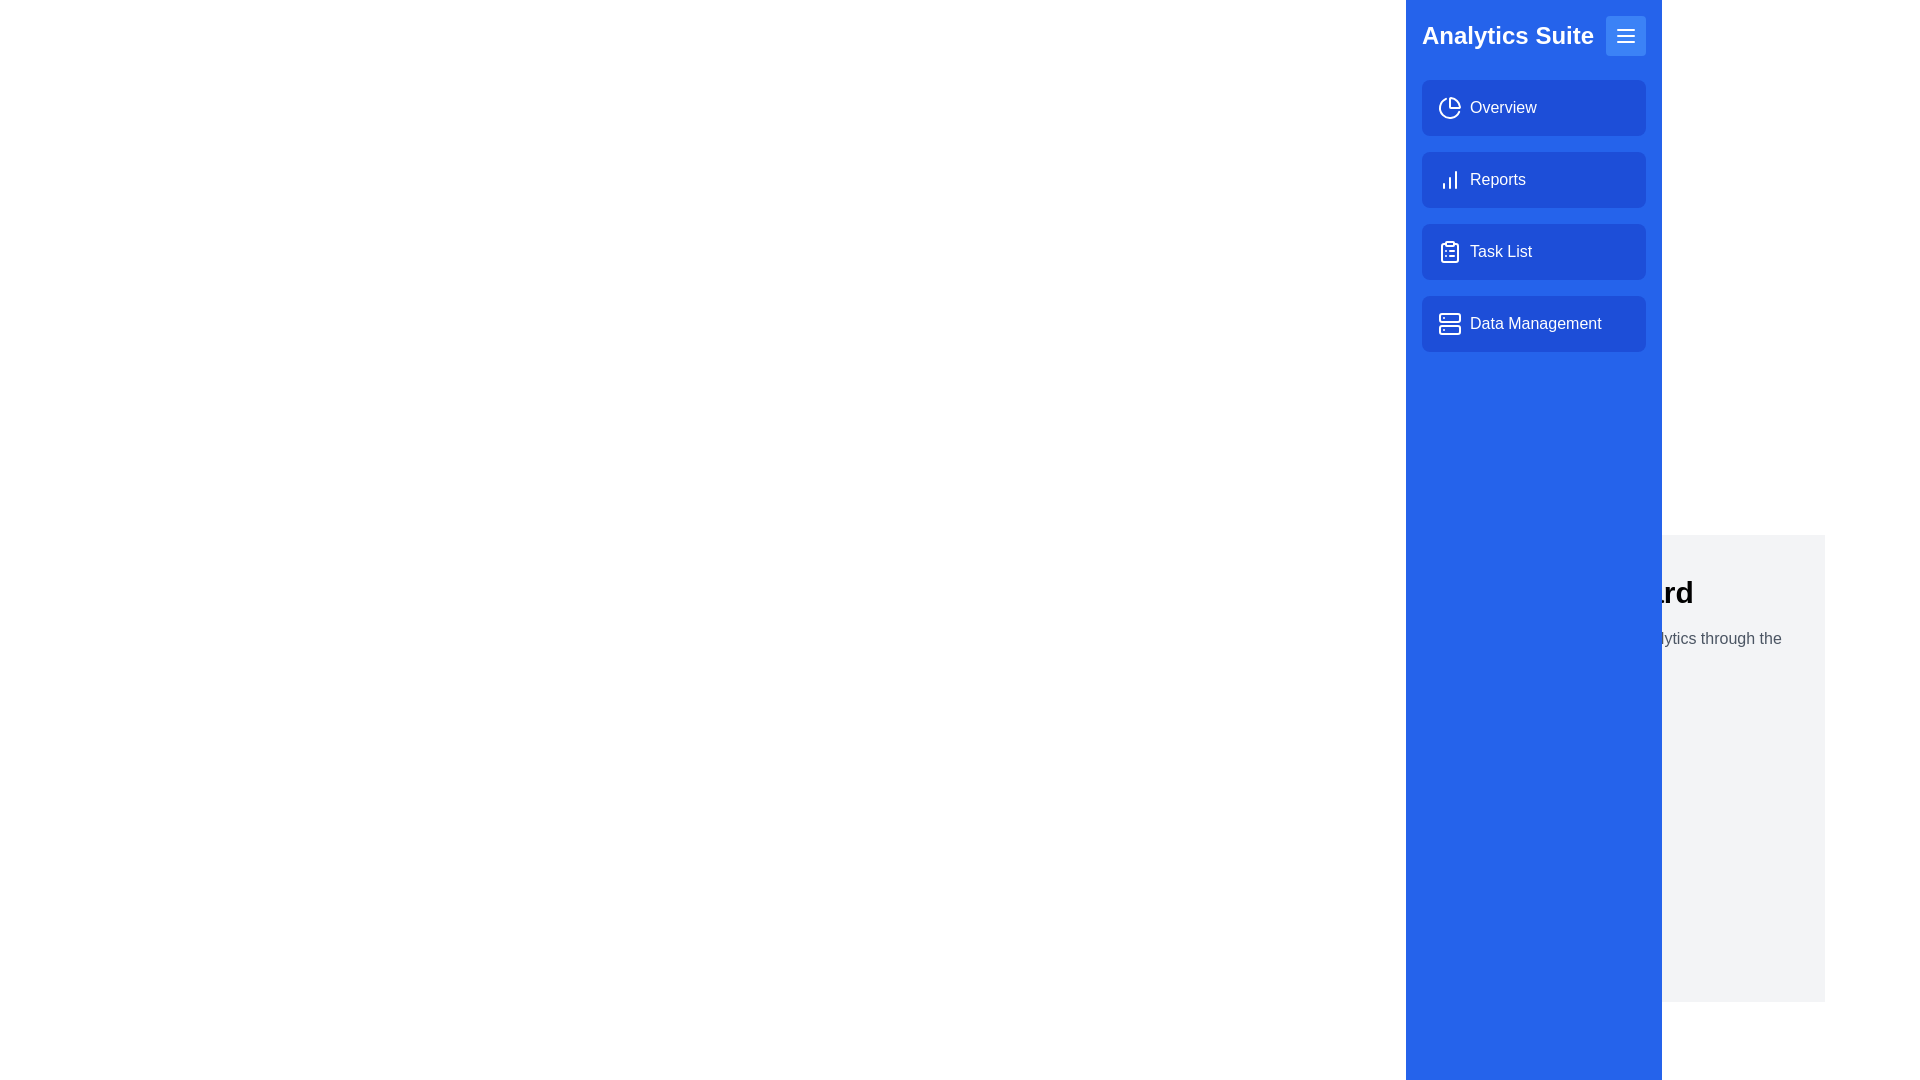 Image resolution: width=1920 pixels, height=1080 pixels. What do you see at coordinates (1533, 323) in the screenshot?
I see `the menu item labeled Data Management` at bounding box center [1533, 323].